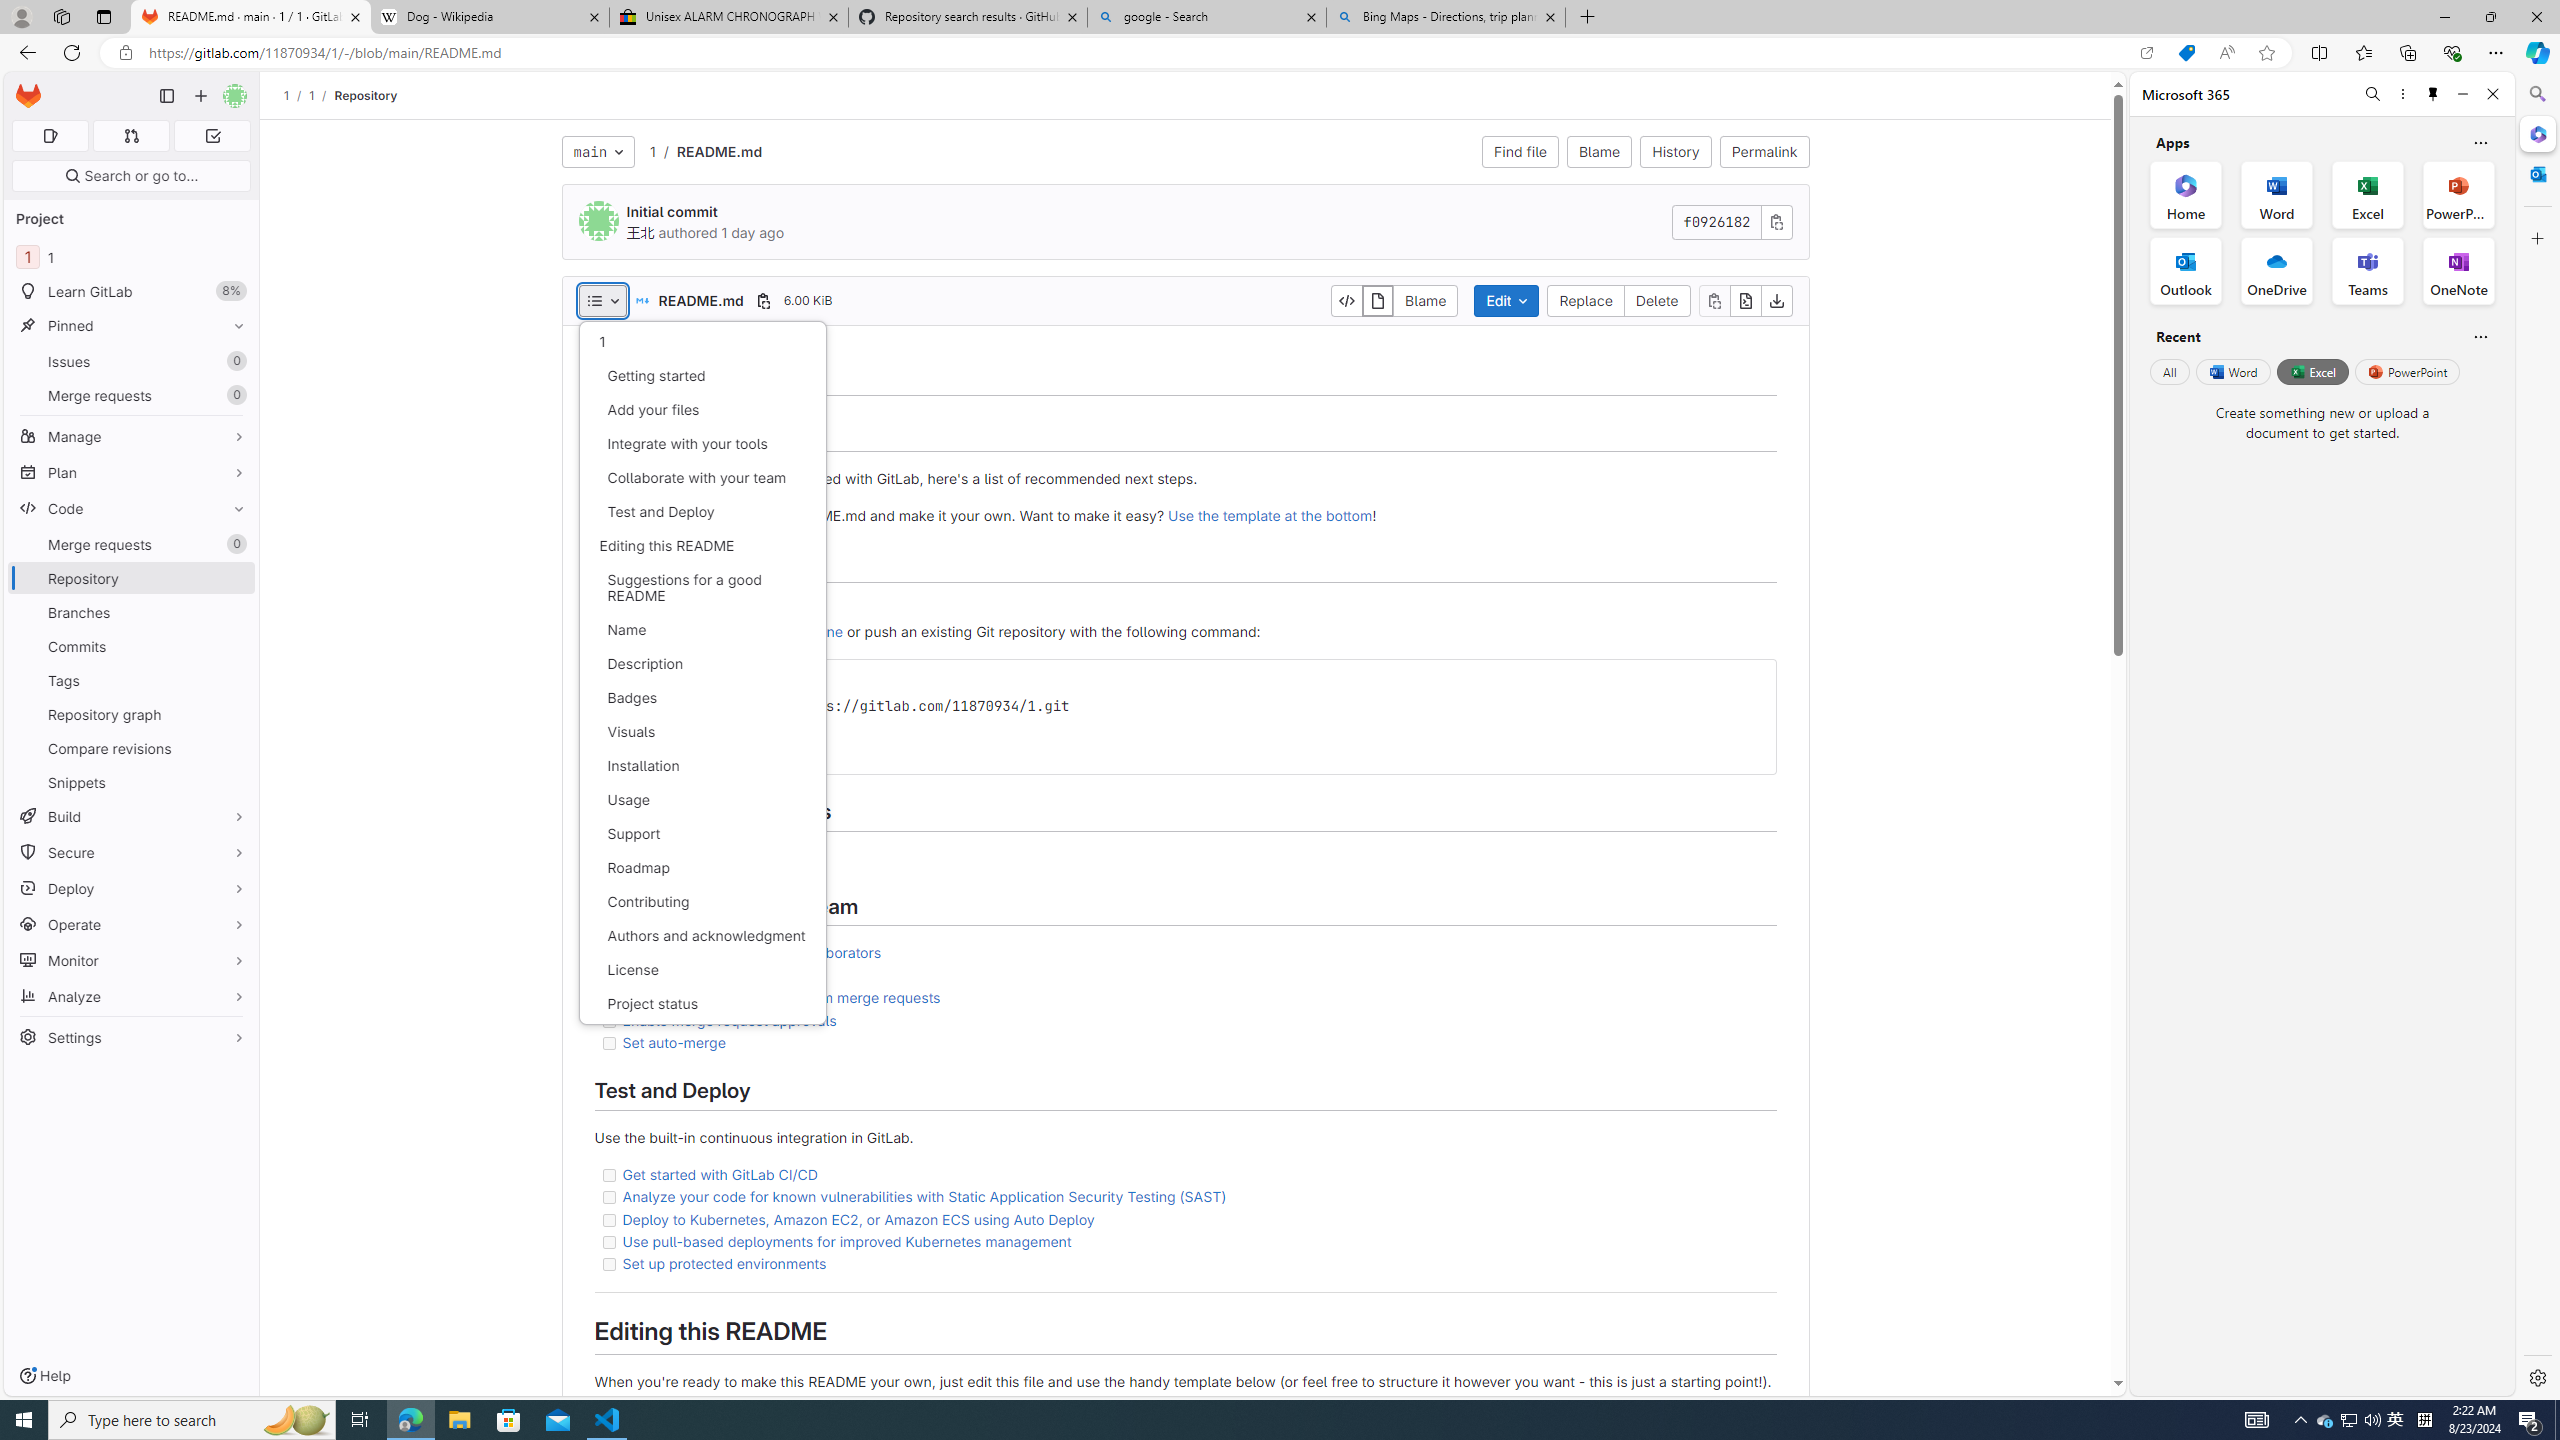  What do you see at coordinates (233, 543) in the screenshot?
I see `'Unpin Merge requests'` at bounding box center [233, 543].